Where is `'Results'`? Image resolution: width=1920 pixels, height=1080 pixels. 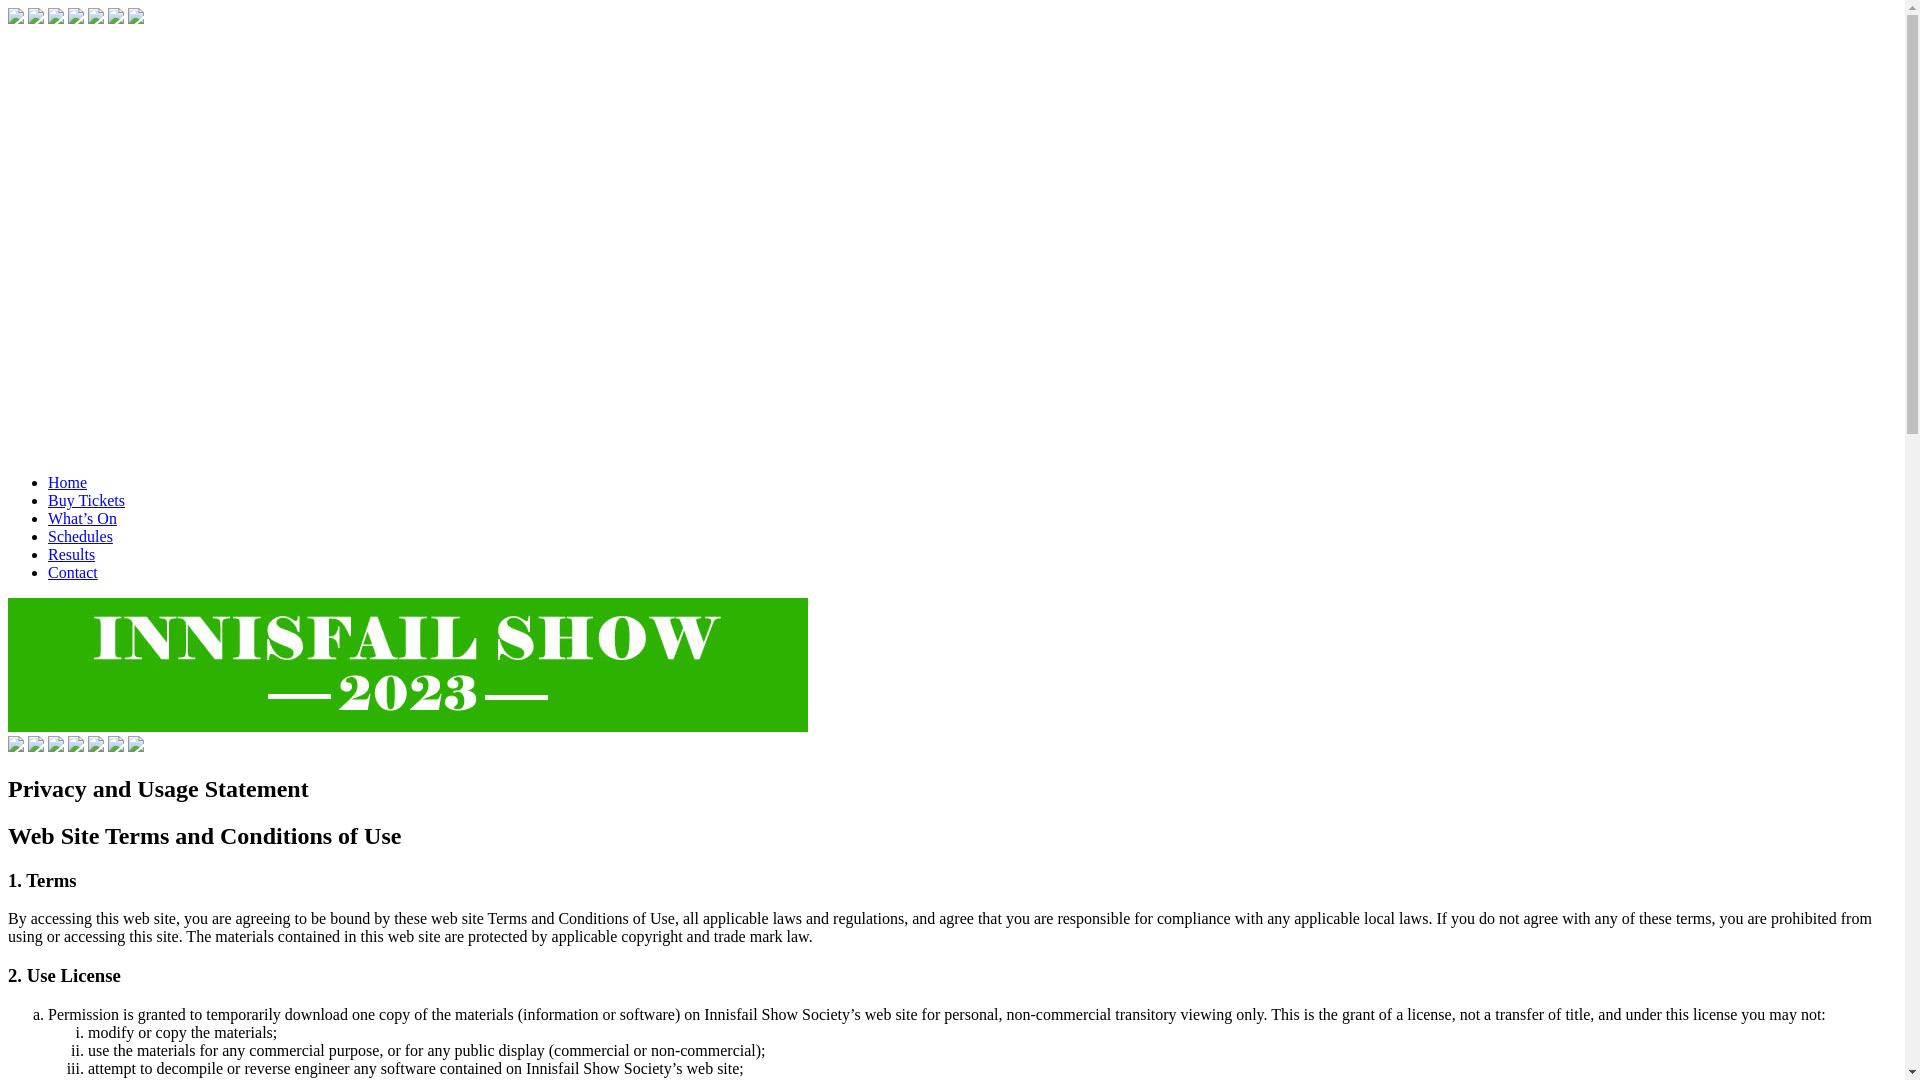
'Results' is located at coordinates (71, 554).